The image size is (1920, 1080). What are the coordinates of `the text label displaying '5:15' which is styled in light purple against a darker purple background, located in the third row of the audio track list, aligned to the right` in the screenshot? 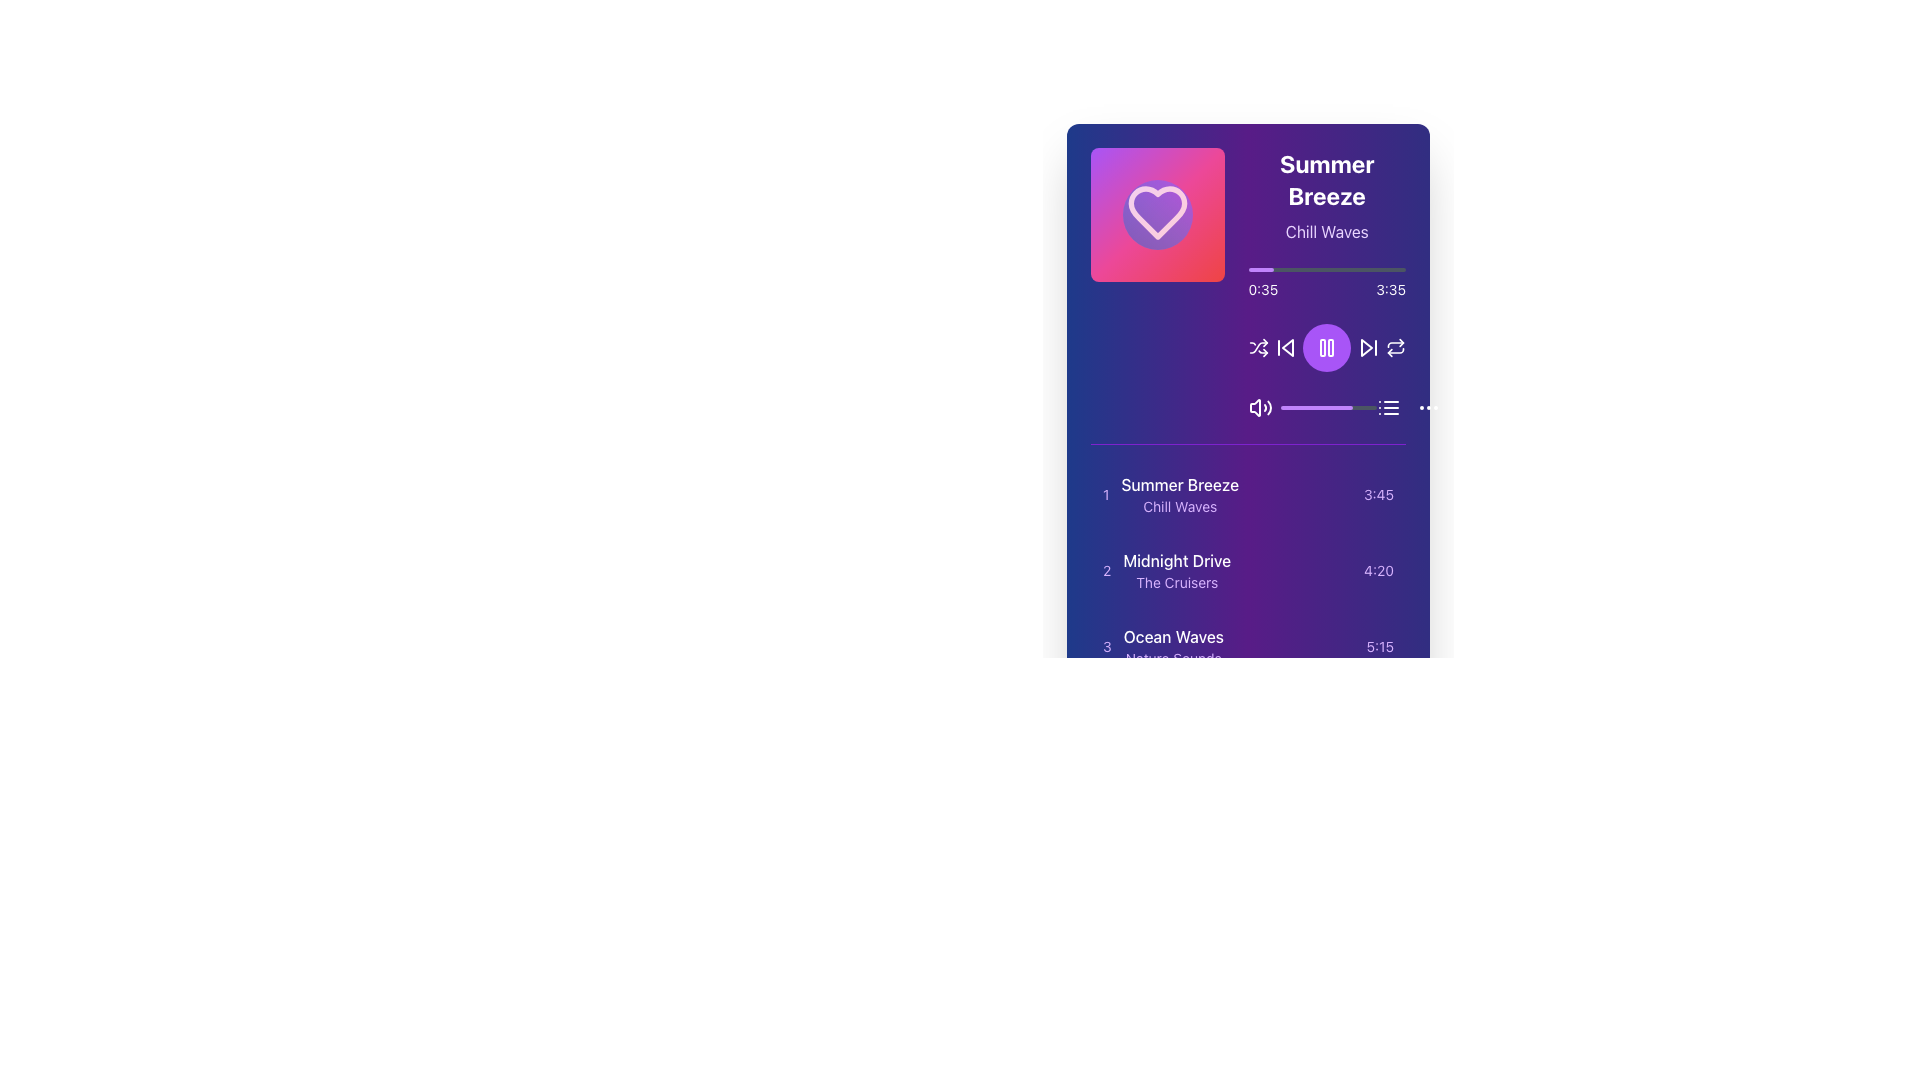 It's located at (1379, 647).